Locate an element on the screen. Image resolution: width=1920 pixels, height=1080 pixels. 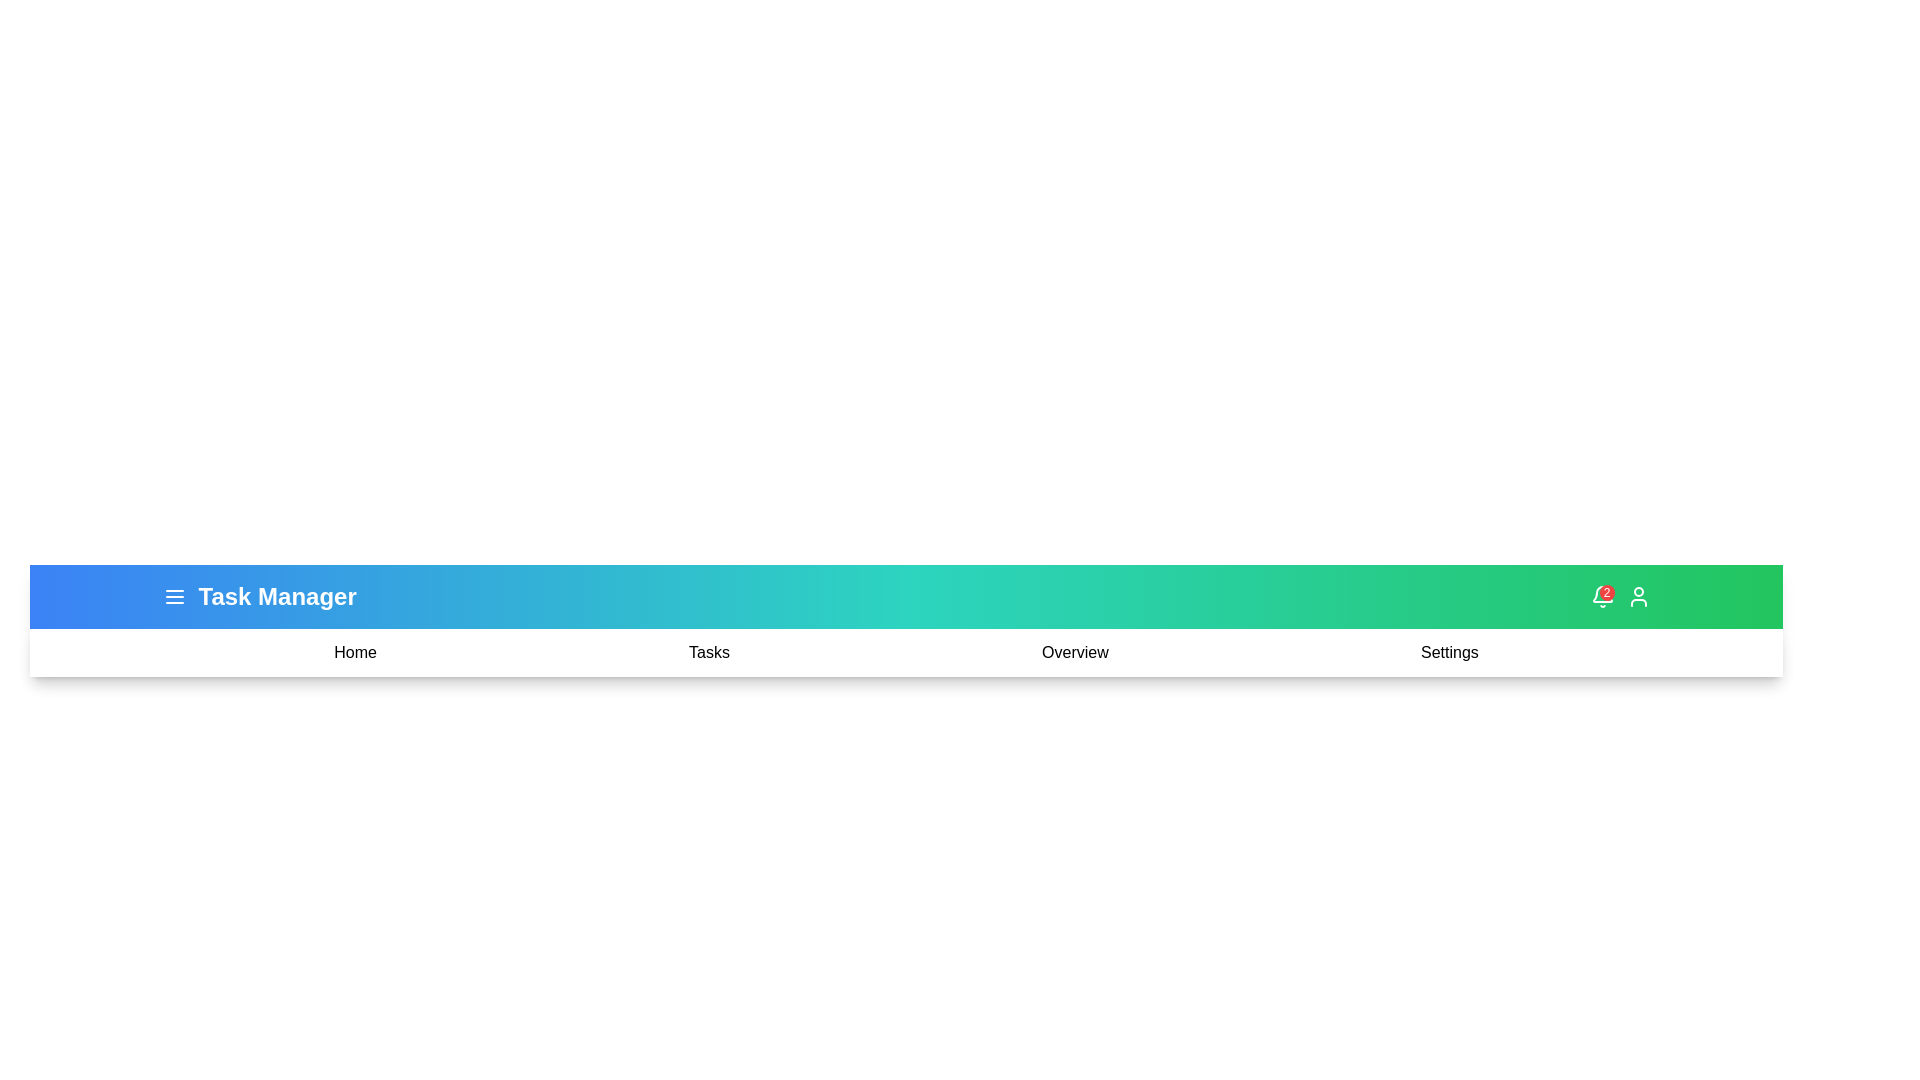
the menu icon to toggle the menu is located at coordinates (174, 596).